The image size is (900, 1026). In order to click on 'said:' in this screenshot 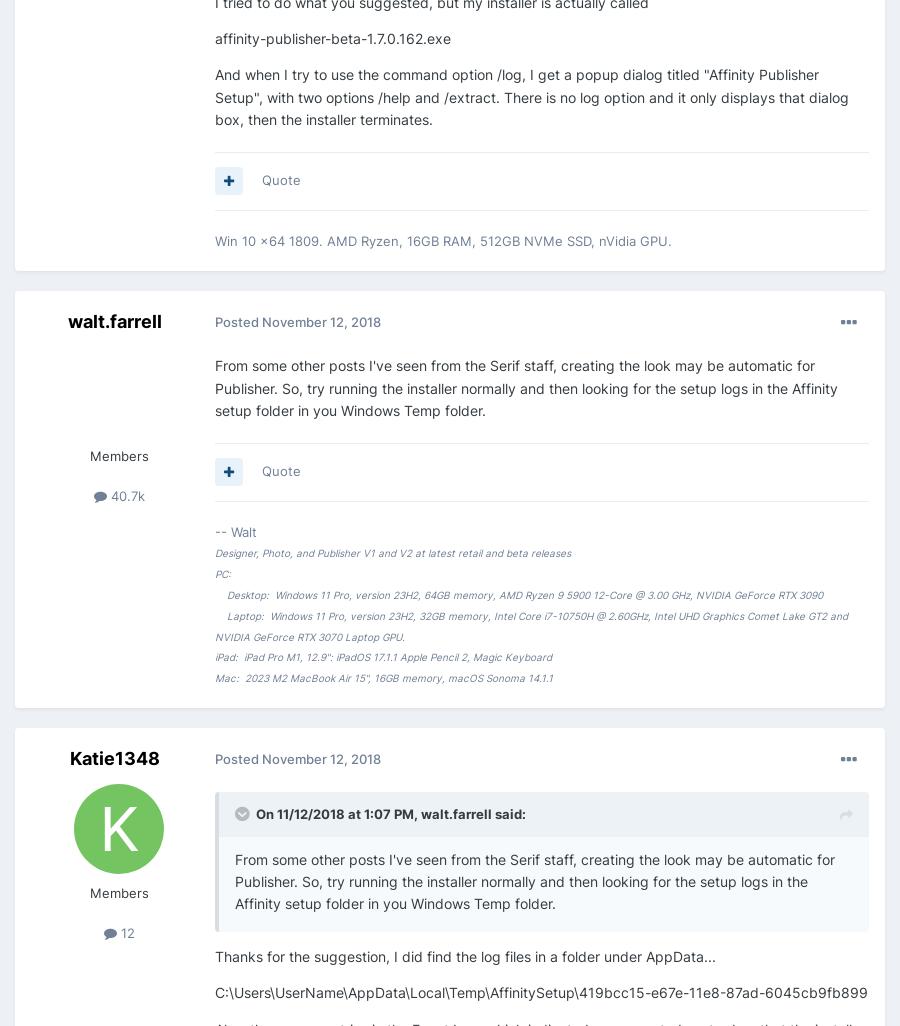, I will do `click(508, 812)`.